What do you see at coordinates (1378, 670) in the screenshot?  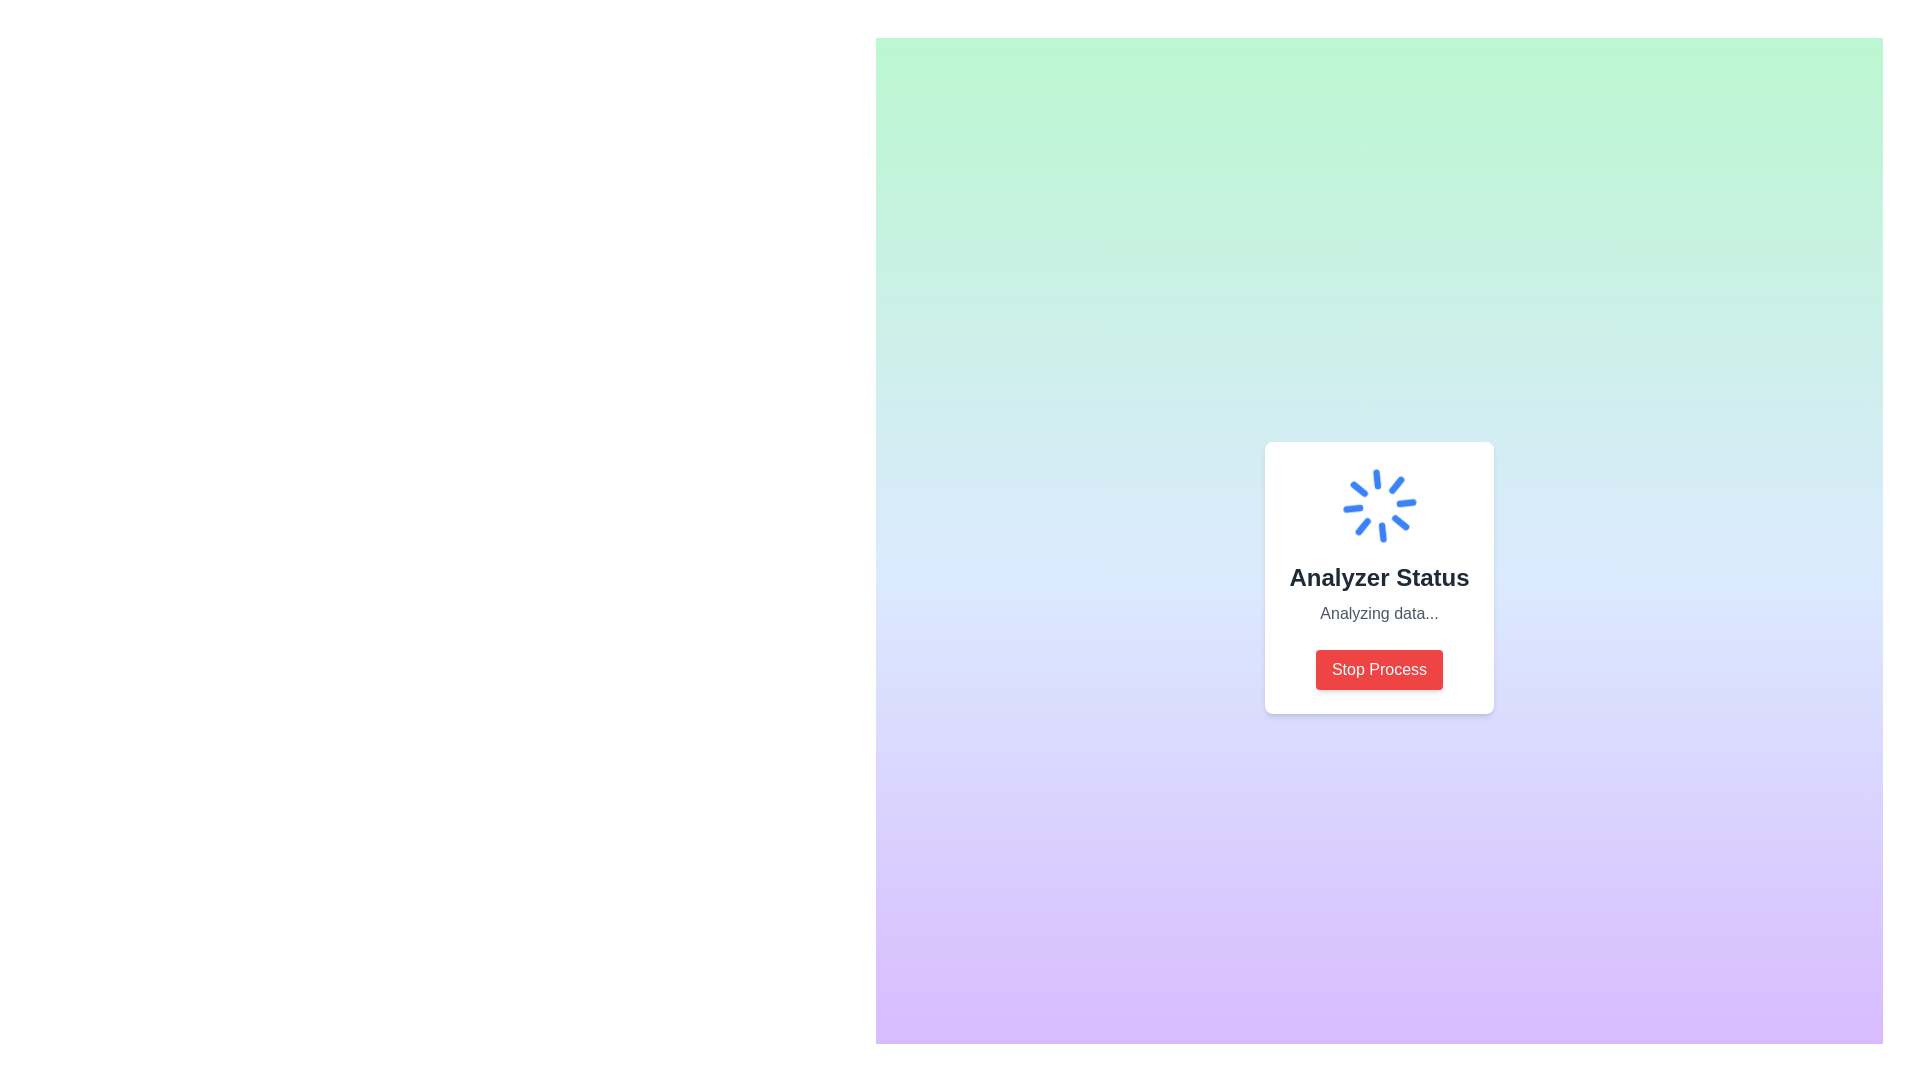 I see `the rectangular button with a red background and white text reading 'Stop Process' to trigger the hover effect` at bounding box center [1378, 670].